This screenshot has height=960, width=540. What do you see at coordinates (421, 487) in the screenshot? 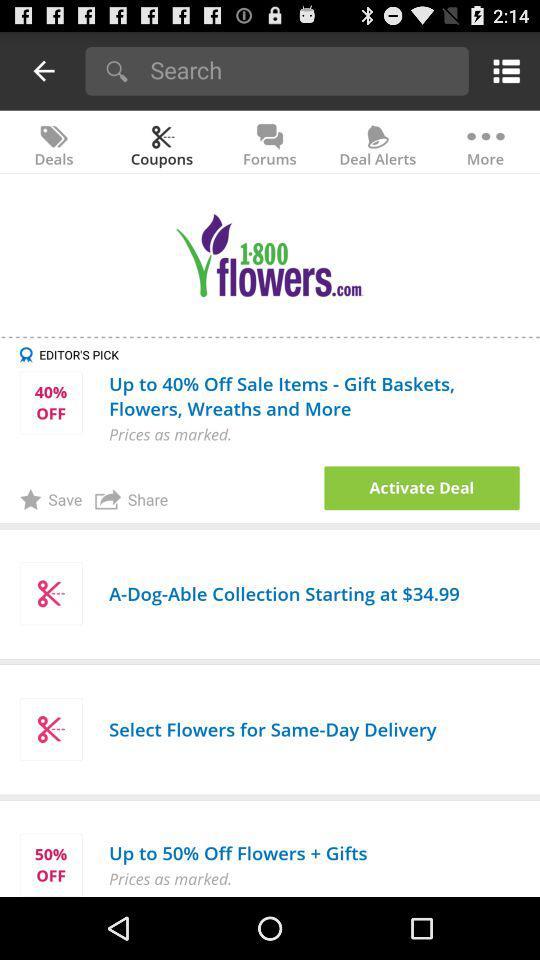
I see `icon to the right of share app` at bounding box center [421, 487].